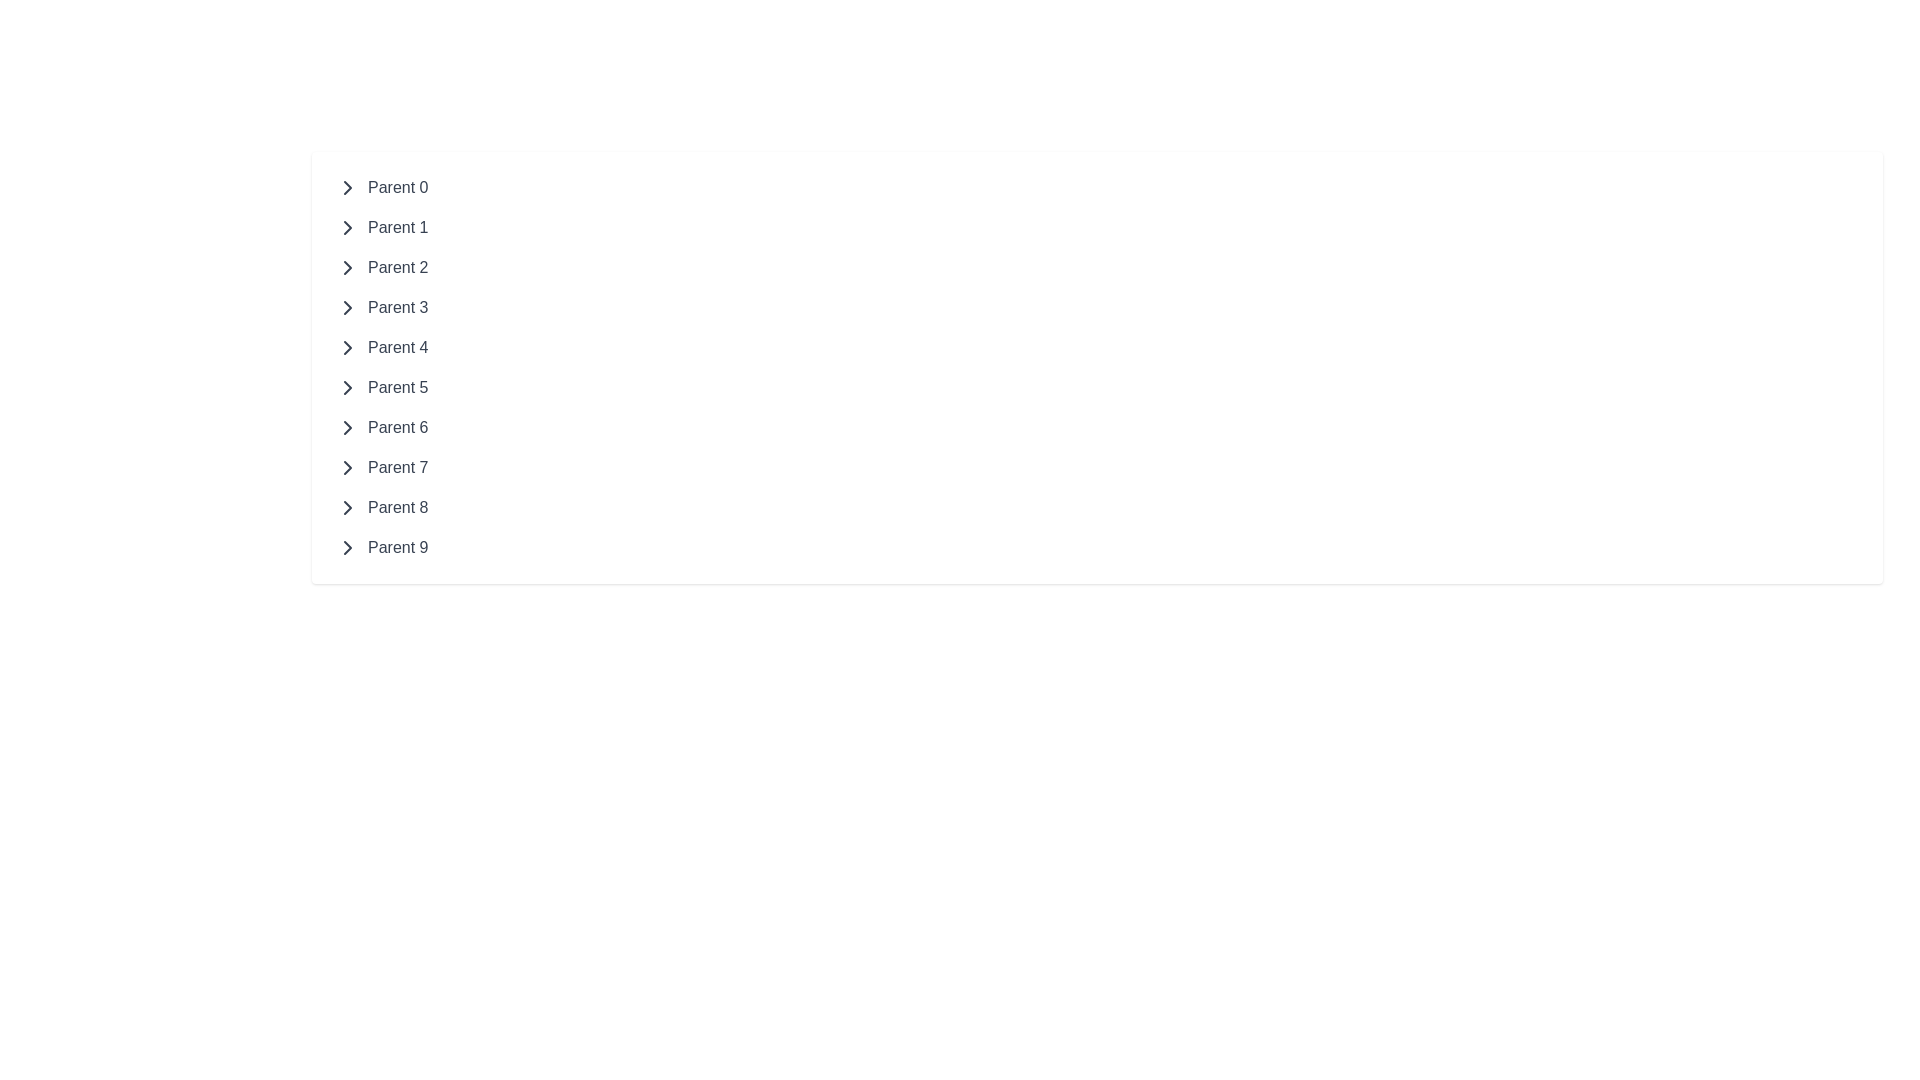  Describe the element at coordinates (382, 188) in the screenshot. I see `the first expandable list item located` at that location.